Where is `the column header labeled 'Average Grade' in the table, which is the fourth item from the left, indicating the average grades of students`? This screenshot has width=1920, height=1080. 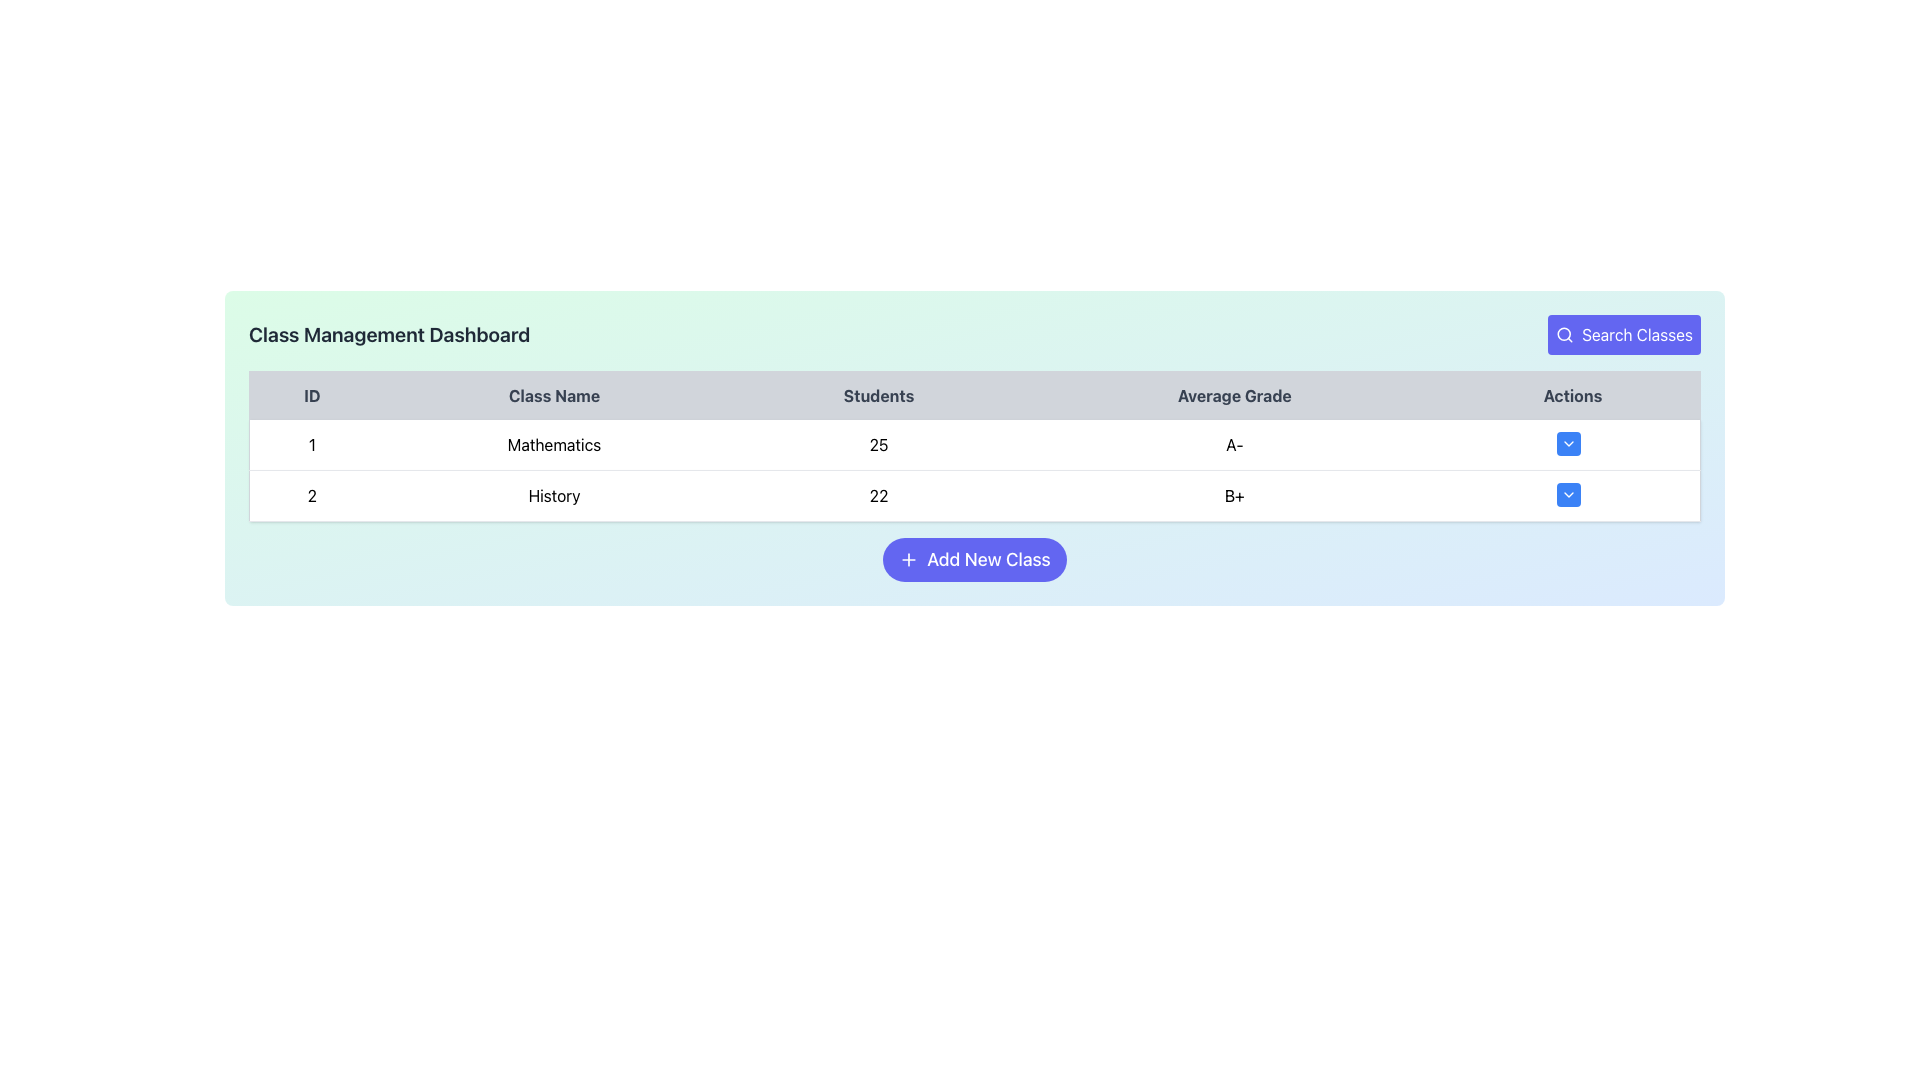 the column header labeled 'Average Grade' in the table, which is the fourth item from the left, indicating the average grades of students is located at coordinates (1233, 395).